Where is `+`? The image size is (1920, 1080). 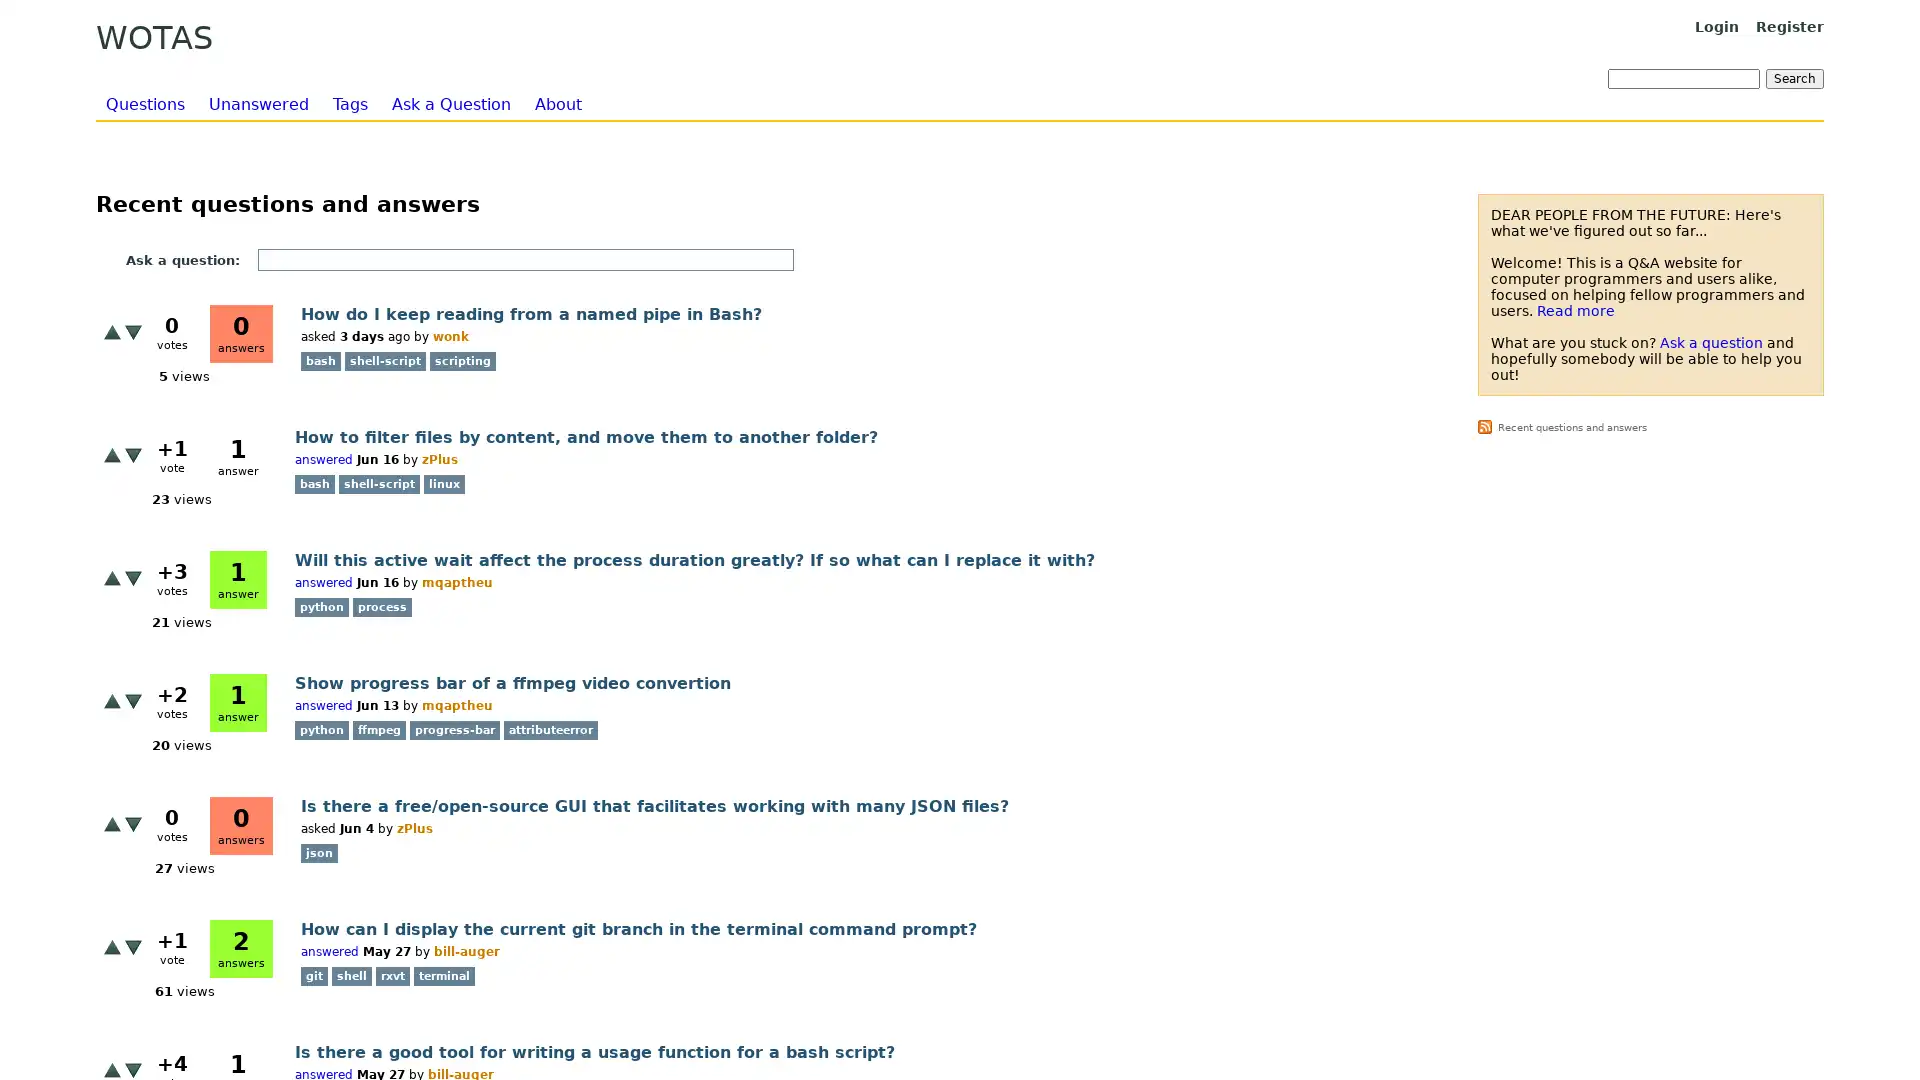 + is located at coordinates (111, 578).